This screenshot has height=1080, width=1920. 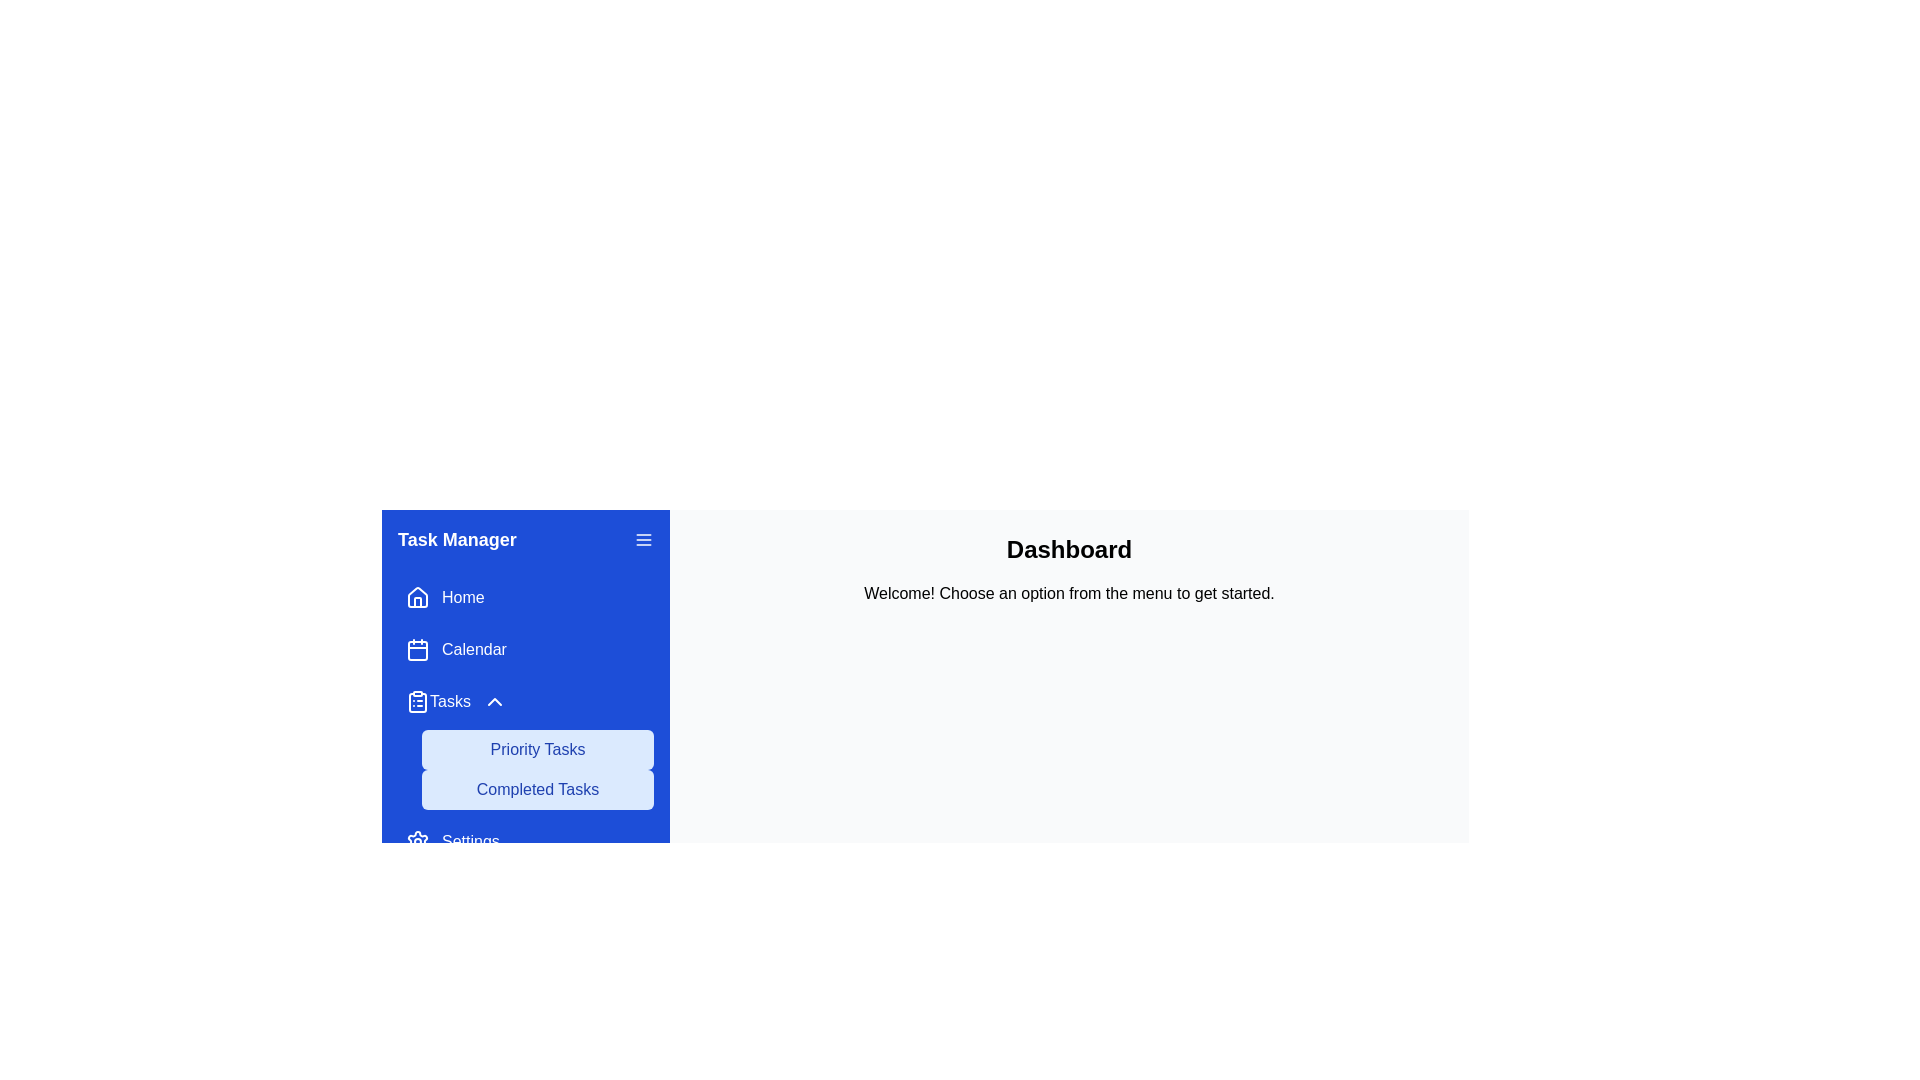 I want to click on the navigation button located in the vertical menu, which is the second item below 'Home' and above 'Tasks', so click(x=526, y=650).